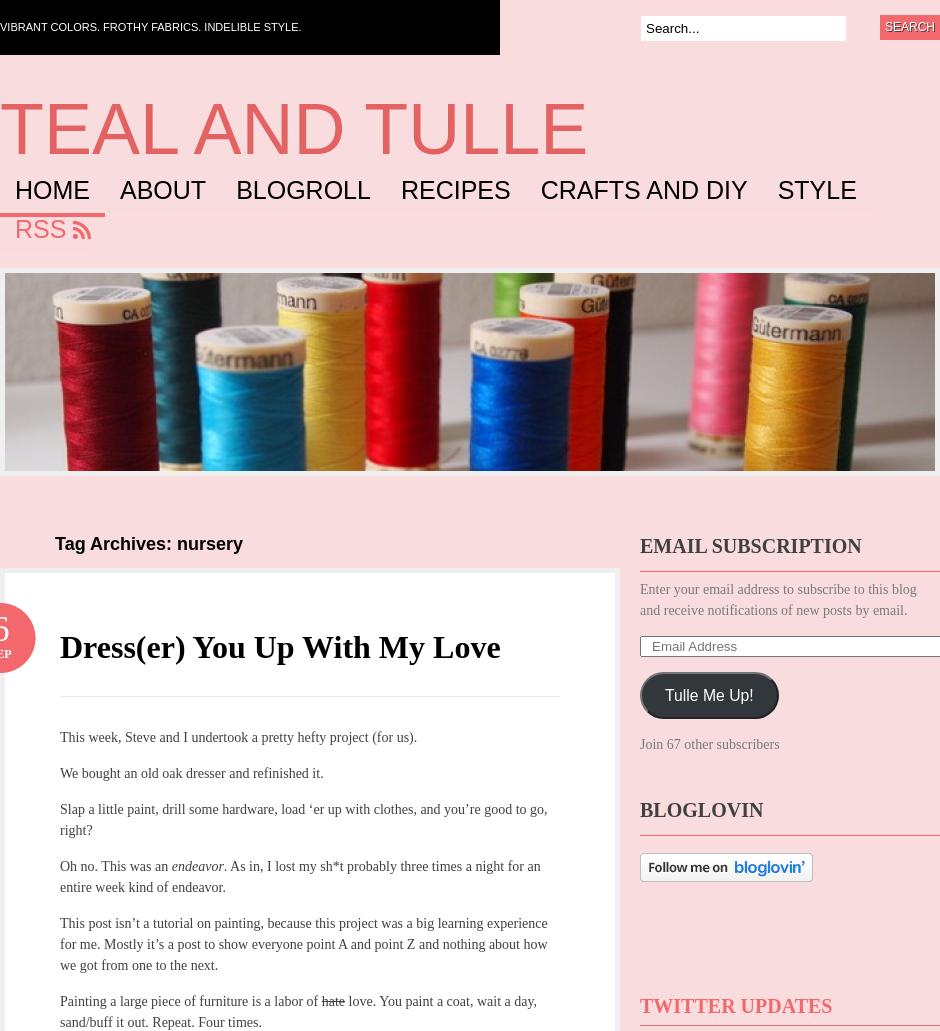 The height and width of the screenshot is (1031, 940). What do you see at coordinates (302, 818) in the screenshot?
I see `'Slap a little paint, drill some hardware, load ‘er up with clothes, and you’re good to go, right?'` at bounding box center [302, 818].